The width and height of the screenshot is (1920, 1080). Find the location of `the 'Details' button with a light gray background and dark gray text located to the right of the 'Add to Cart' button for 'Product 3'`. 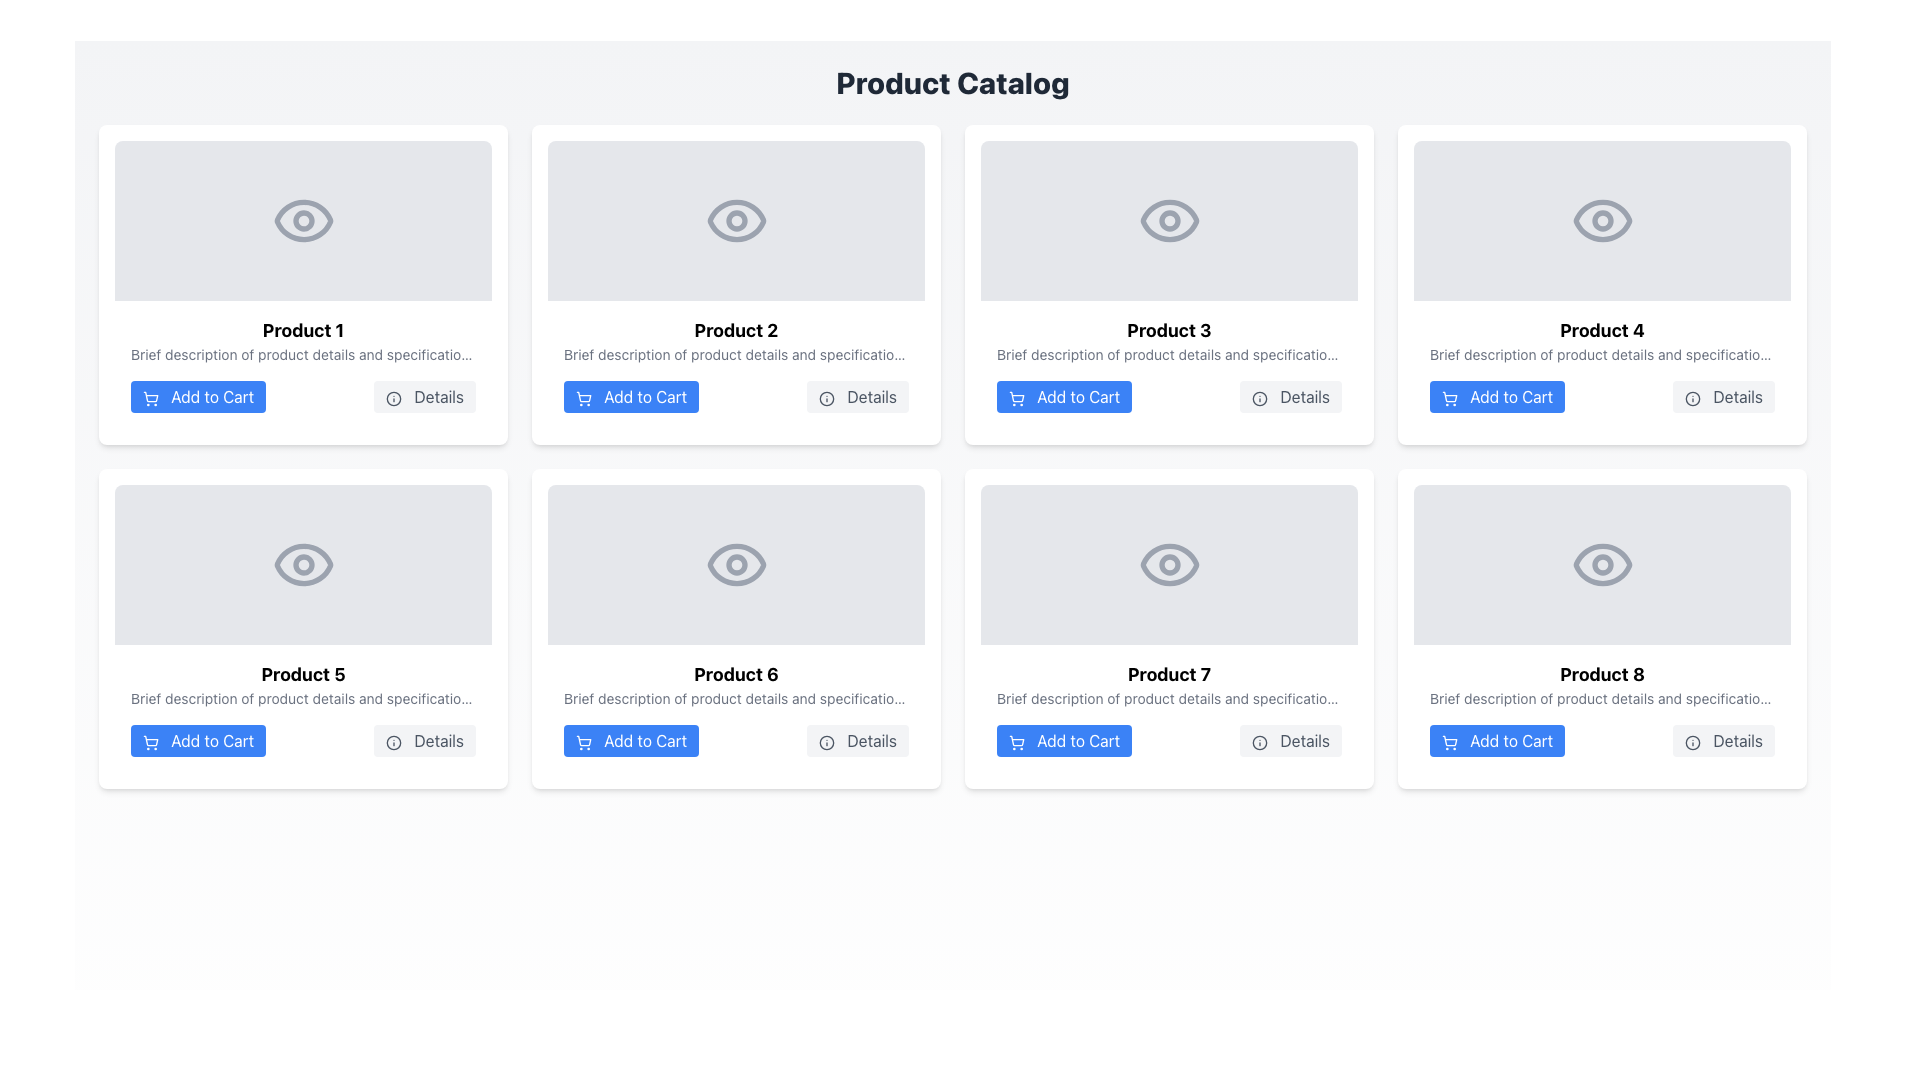

the 'Details' button with a light gray background and dark gray text located to the right of the 'Add to Cart' button for 'Product 3' is located at coordinates (1291, 397).